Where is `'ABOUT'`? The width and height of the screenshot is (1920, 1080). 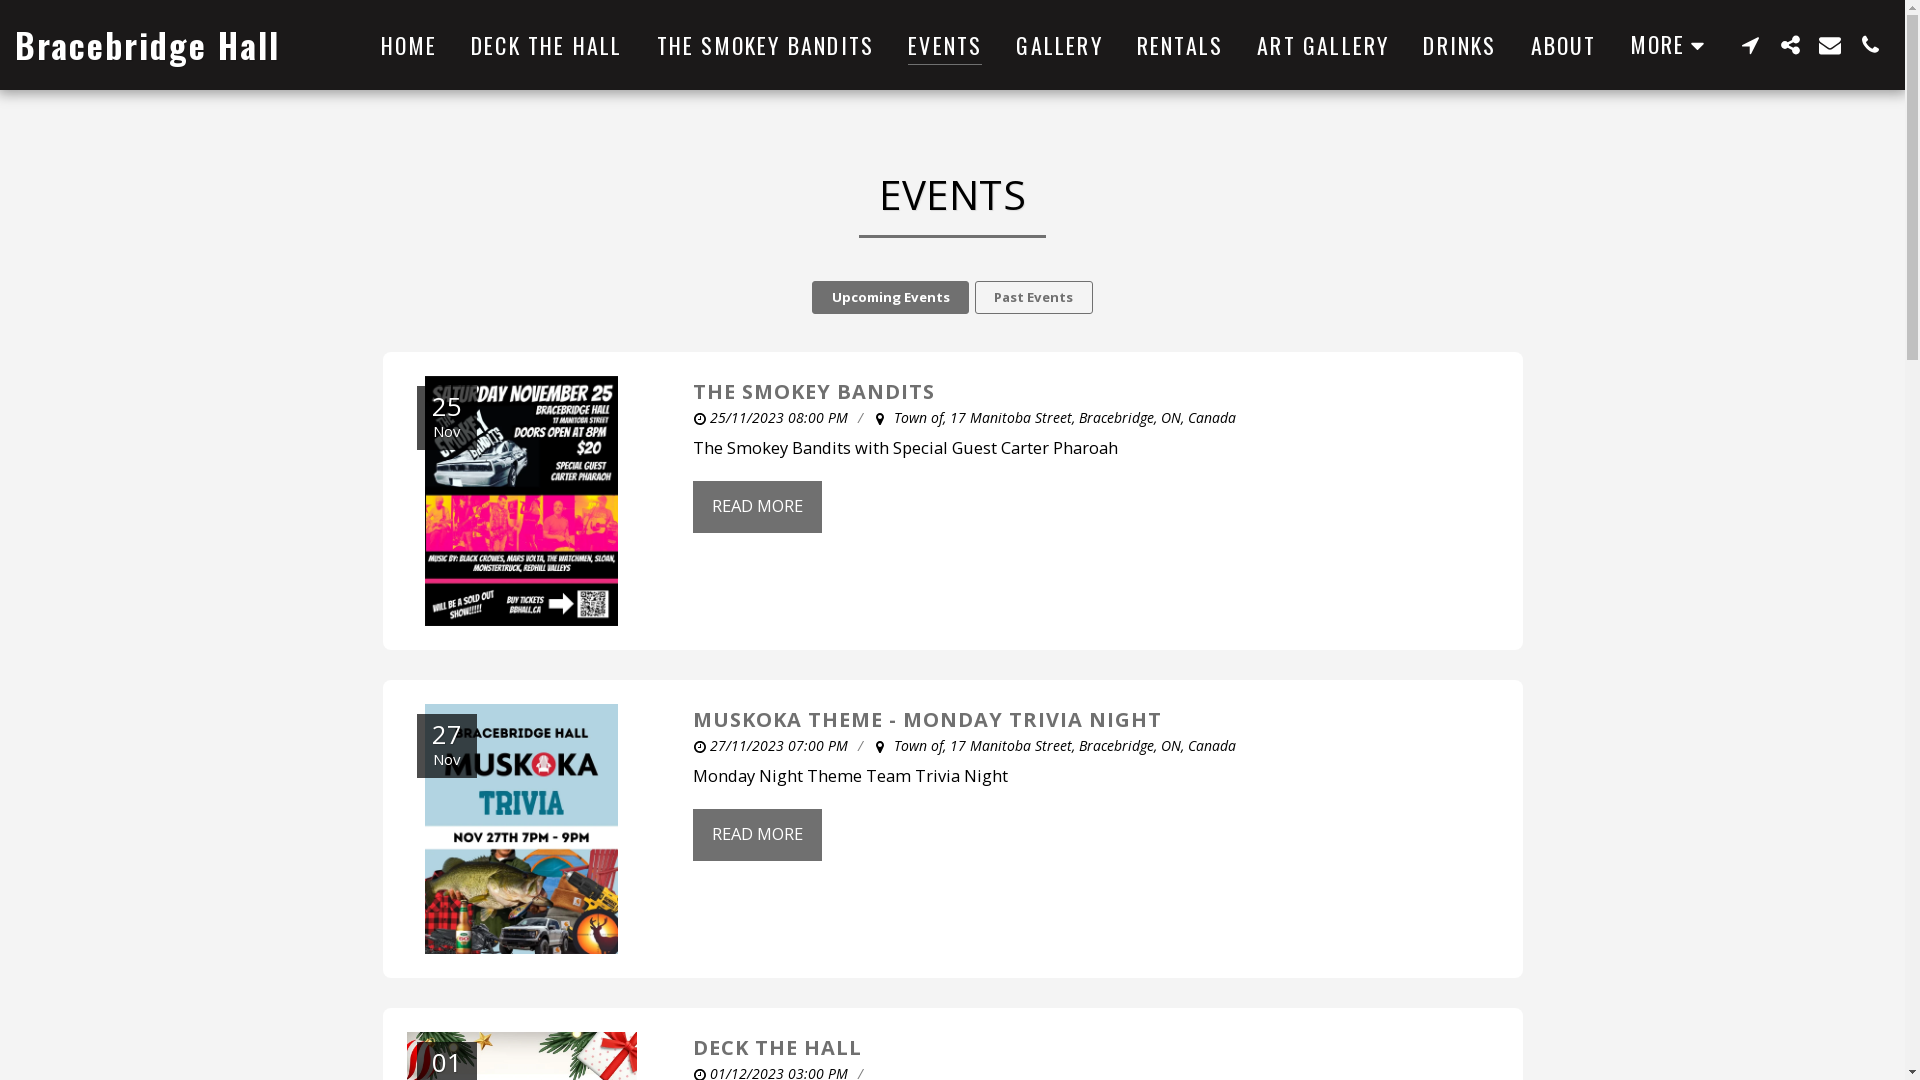 'ABOUT' is located at coordinates (1563, 45).